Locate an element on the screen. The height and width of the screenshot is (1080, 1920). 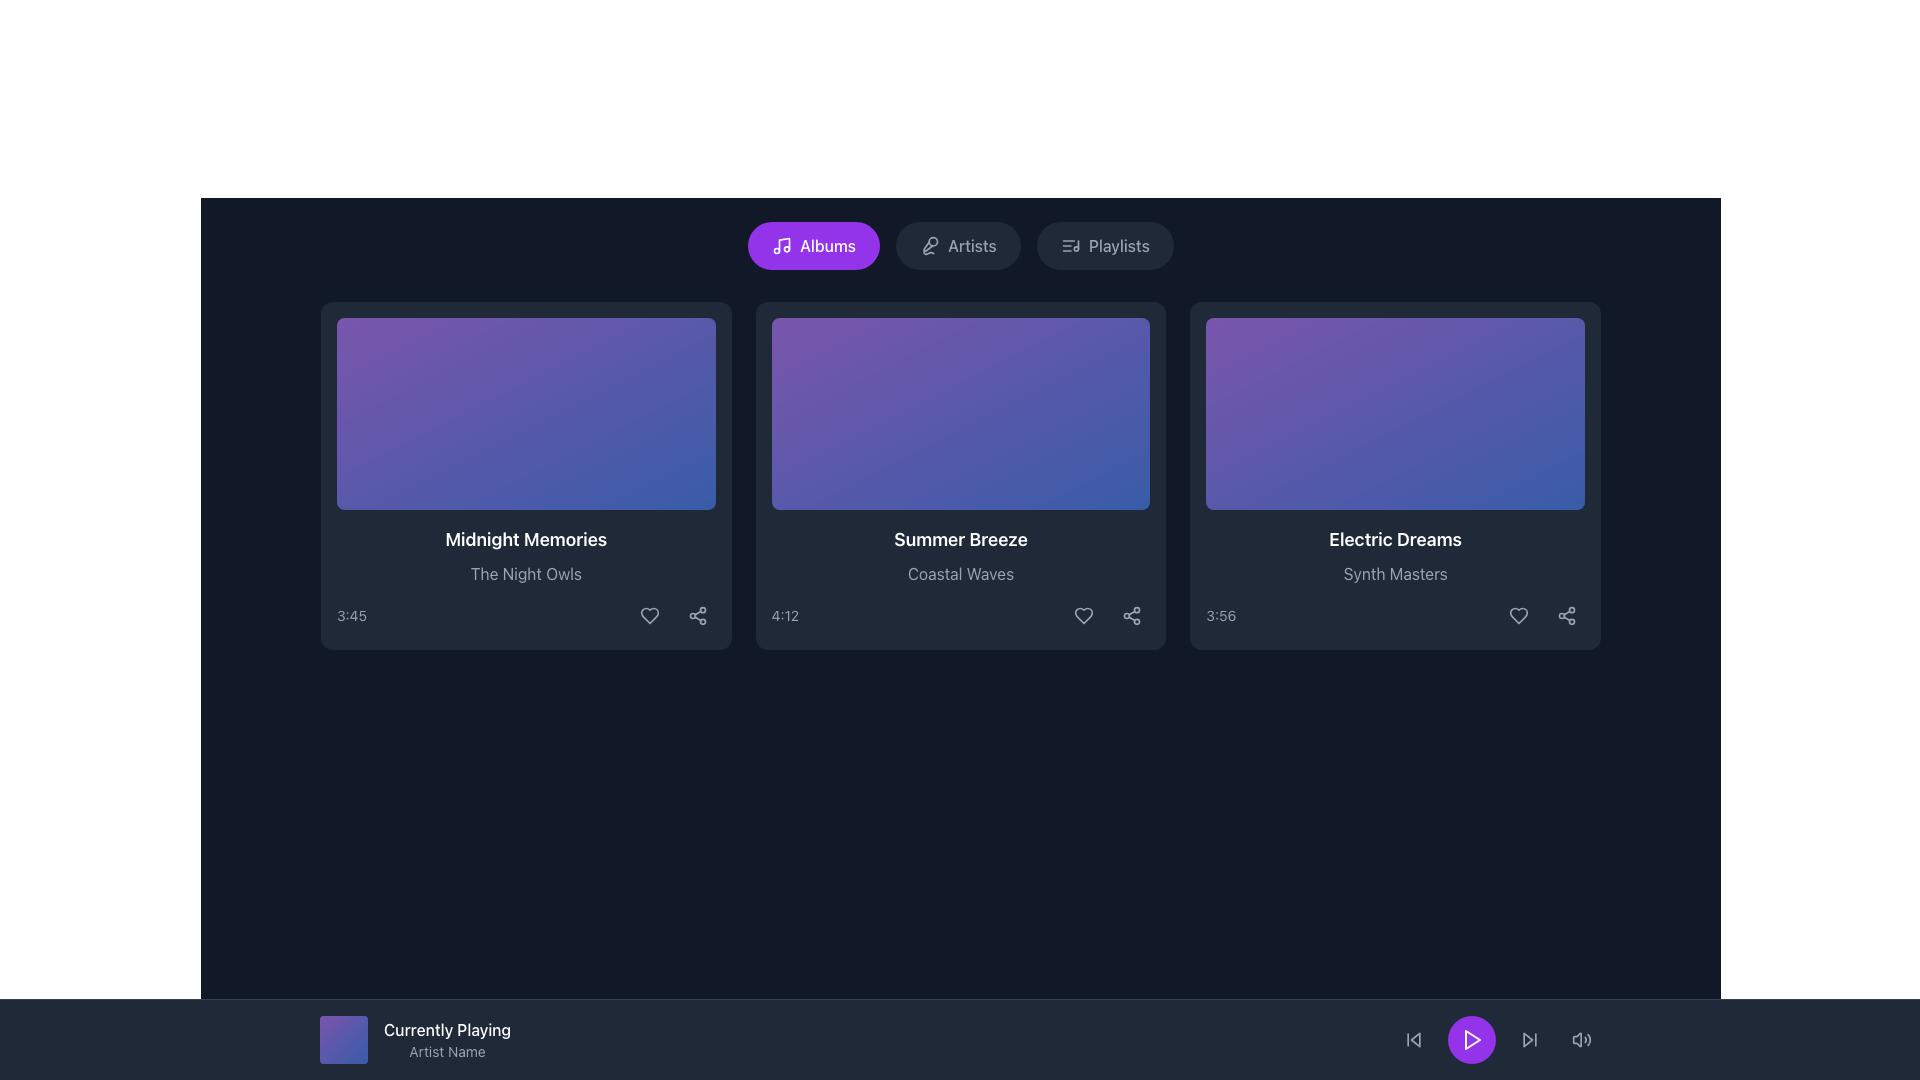
the interactive 'like' or 'favorite' icon located in the bottom-right corner of the 'Electric Dreams' album card is located at coordinates (1518, 615).